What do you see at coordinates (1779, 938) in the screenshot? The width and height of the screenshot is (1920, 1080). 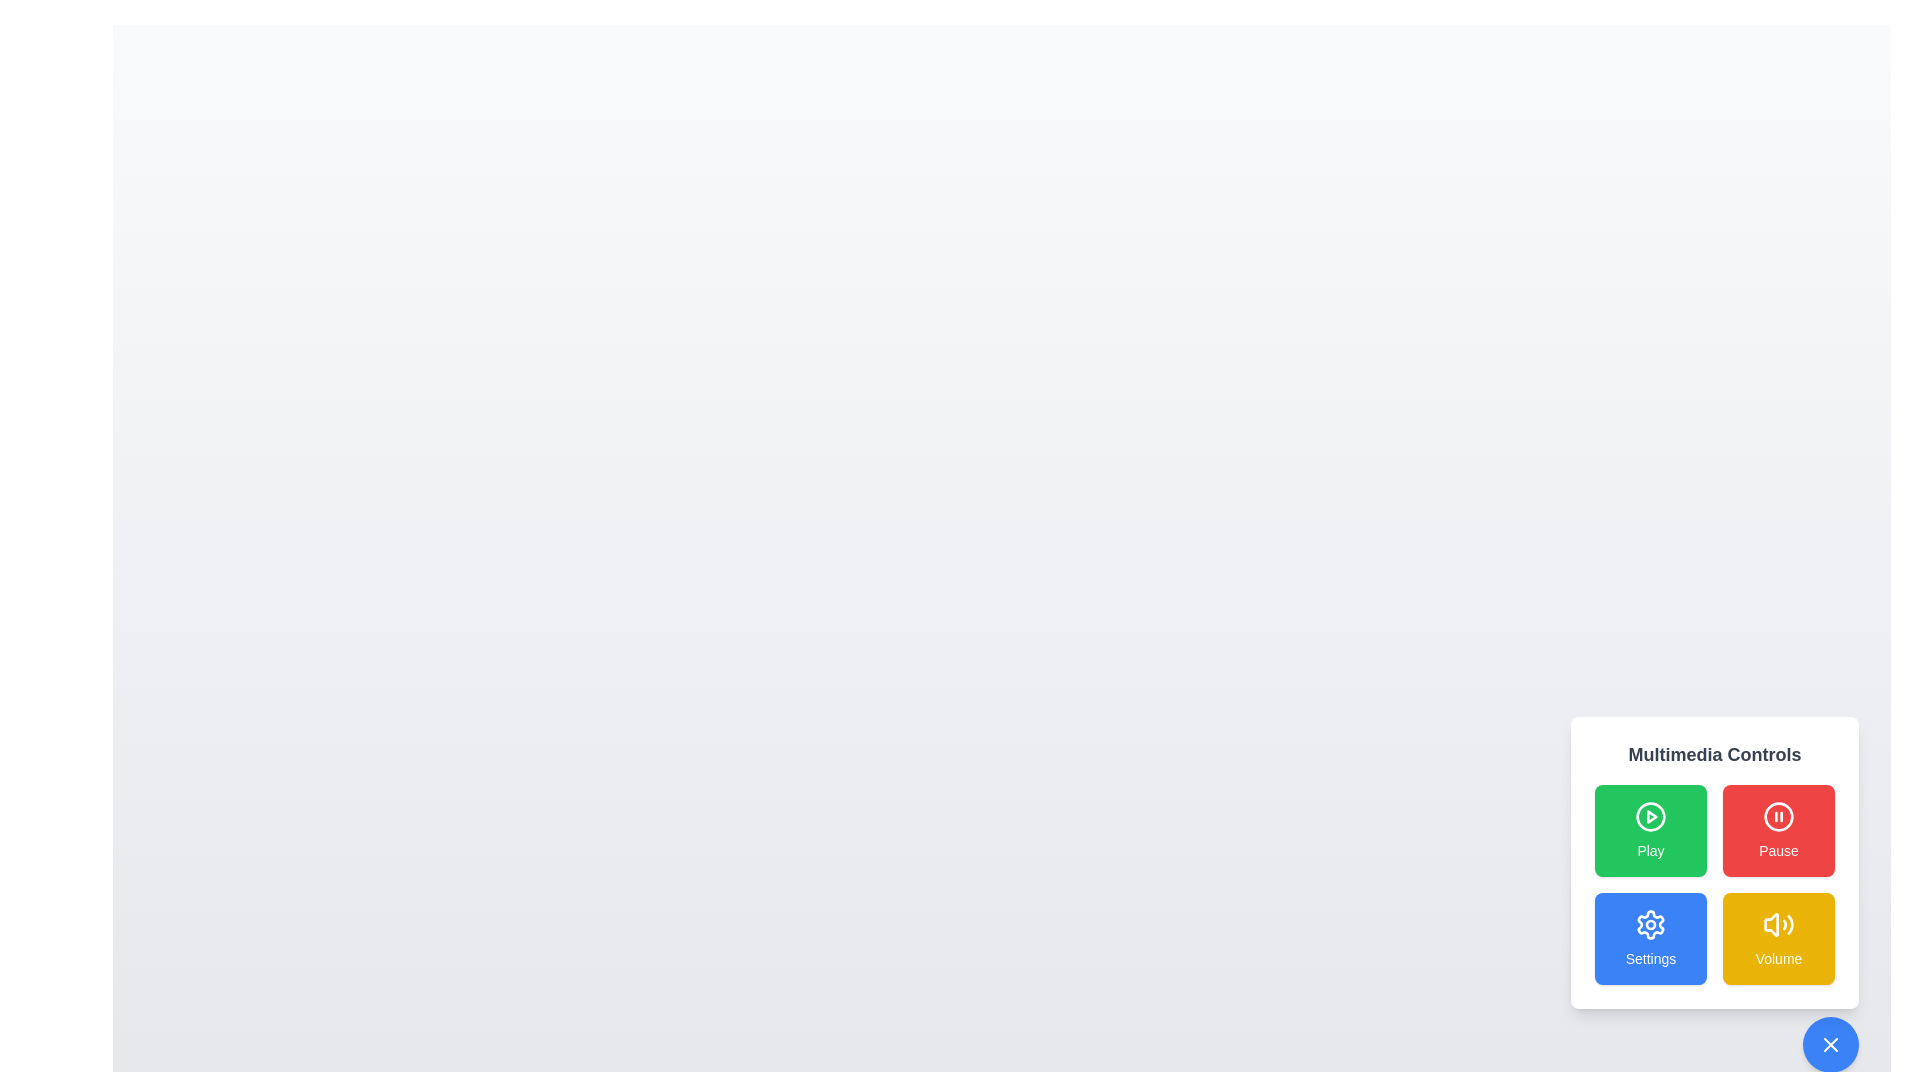 I see `the Interactive button located in the bottom-right corner of the 'Multimedia Controls' grid` at bounding box center [1779, 938].